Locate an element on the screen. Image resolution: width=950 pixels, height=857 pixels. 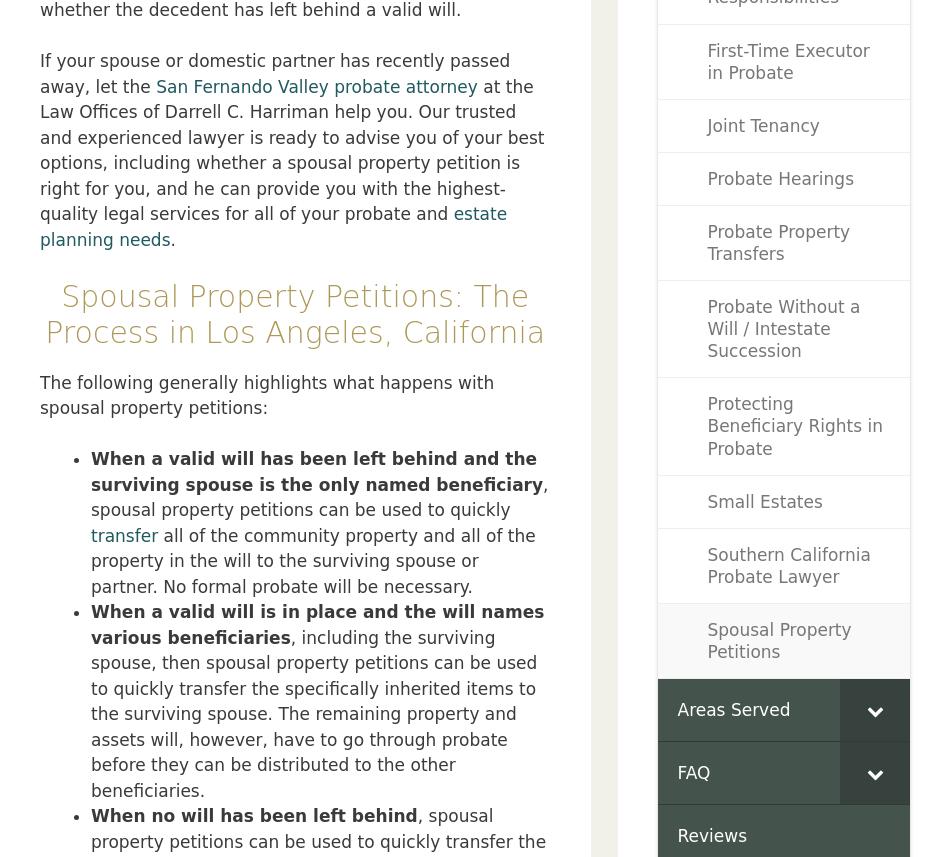
'The following generally highlights what happens with spousal property petitions:' is located at coordinates (266, 394).